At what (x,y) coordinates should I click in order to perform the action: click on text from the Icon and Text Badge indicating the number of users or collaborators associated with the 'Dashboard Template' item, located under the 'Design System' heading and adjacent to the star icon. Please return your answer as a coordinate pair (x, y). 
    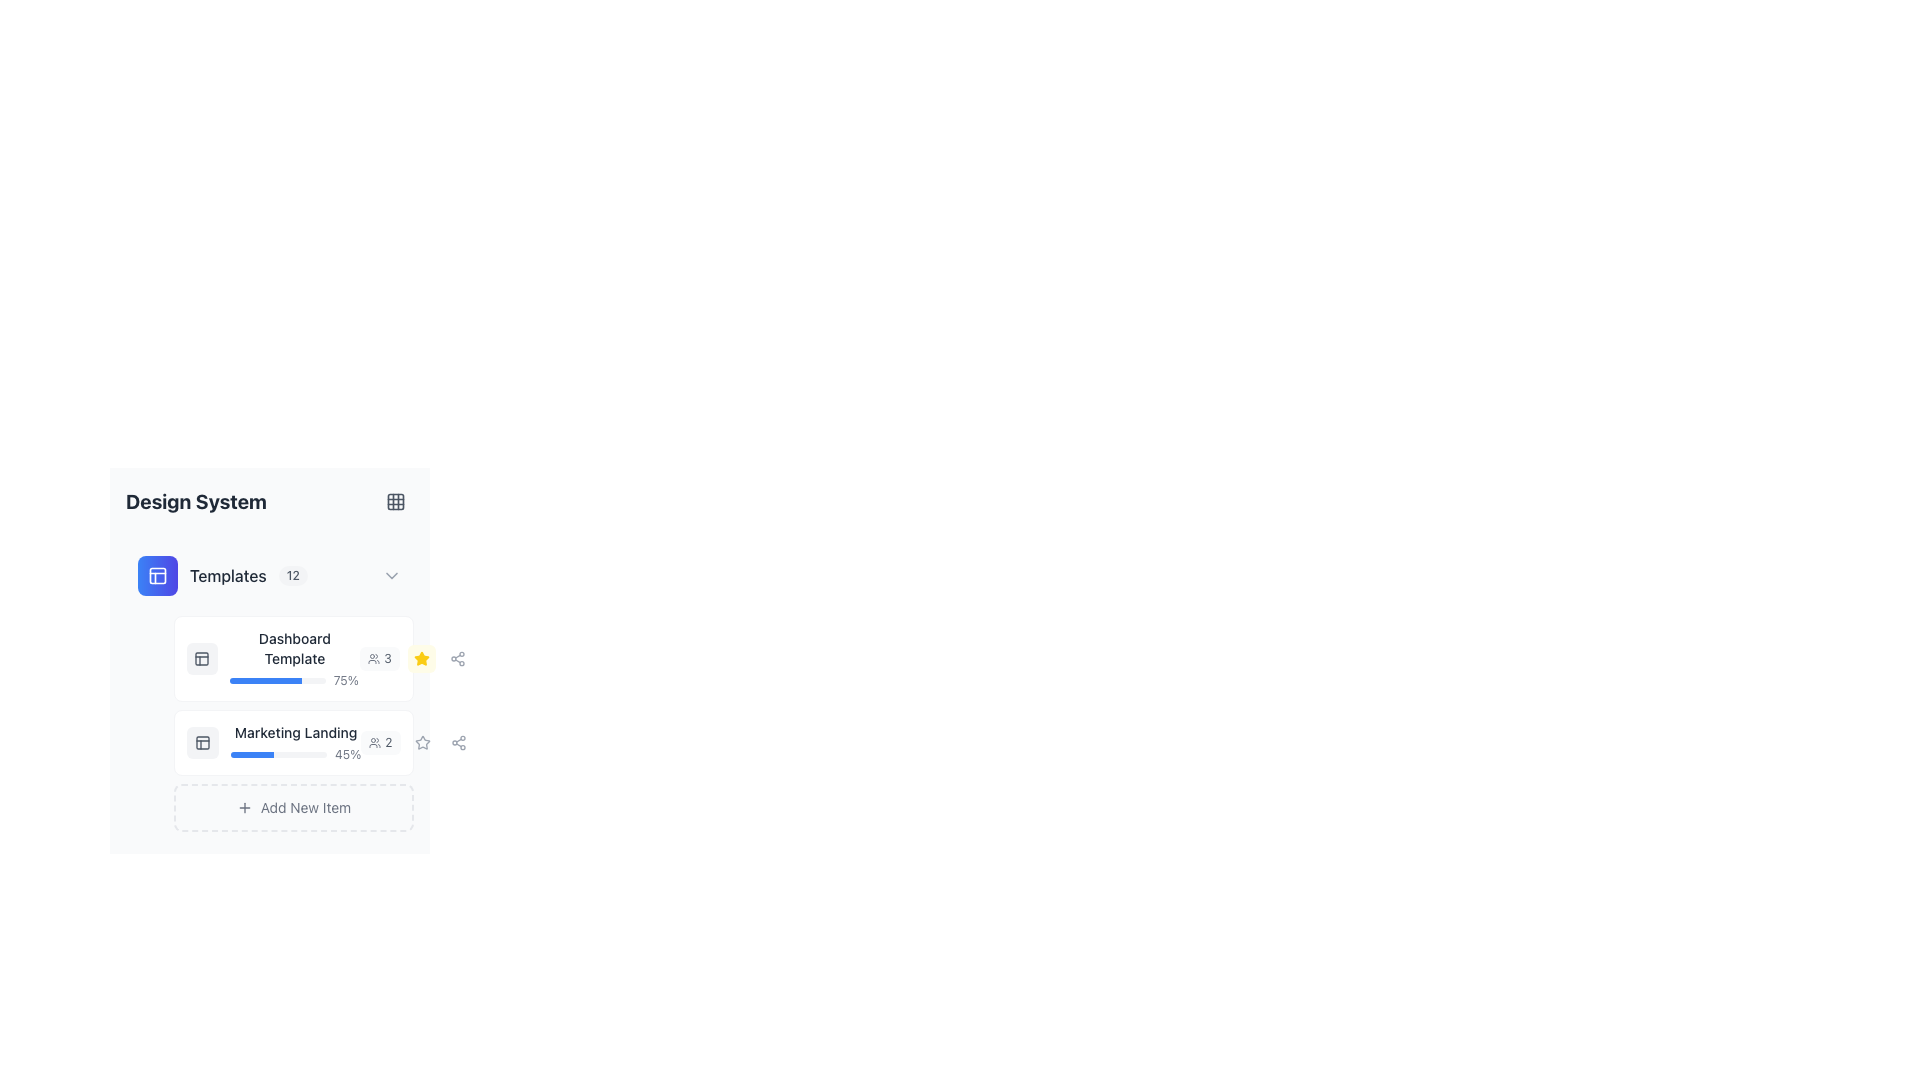
    Looking at the image, I should click on (379, 659).